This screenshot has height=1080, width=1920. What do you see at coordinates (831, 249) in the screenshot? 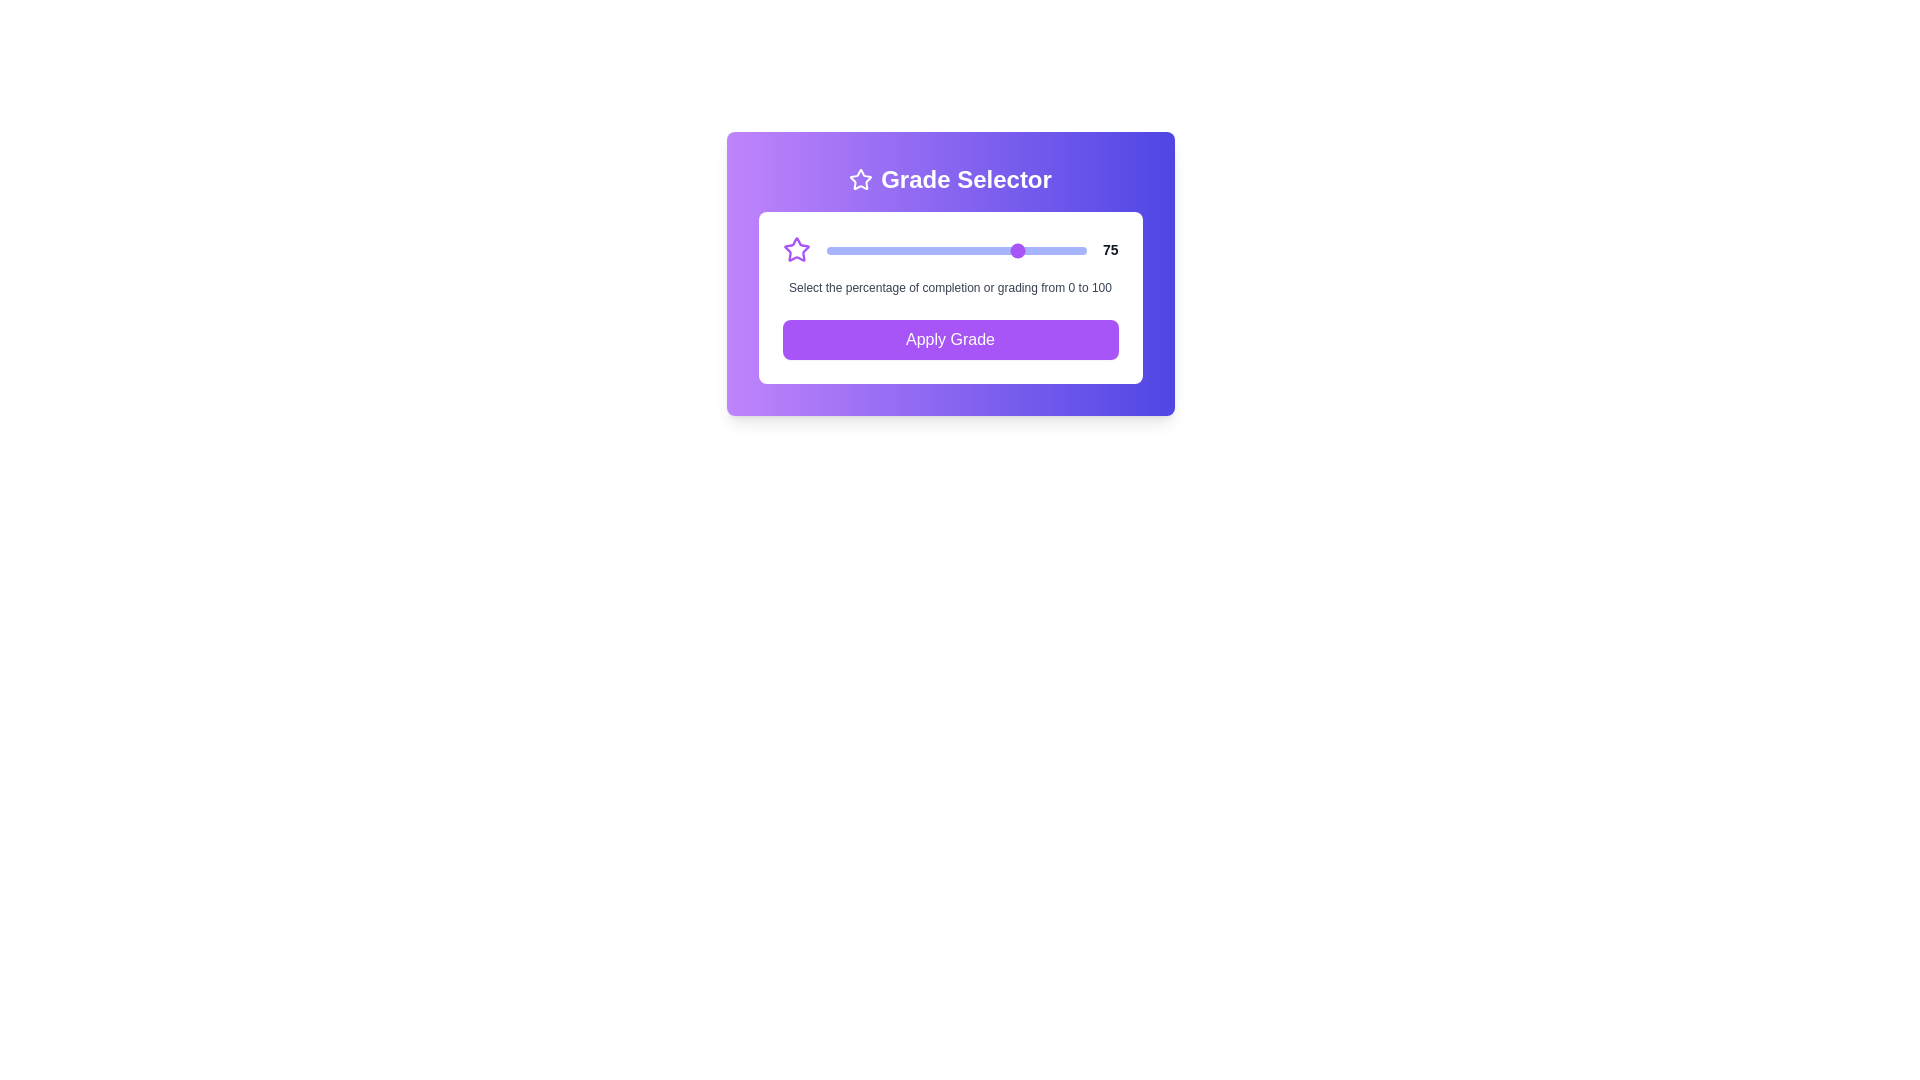
I see `the grade percentage` at bounding box center [831, 249].